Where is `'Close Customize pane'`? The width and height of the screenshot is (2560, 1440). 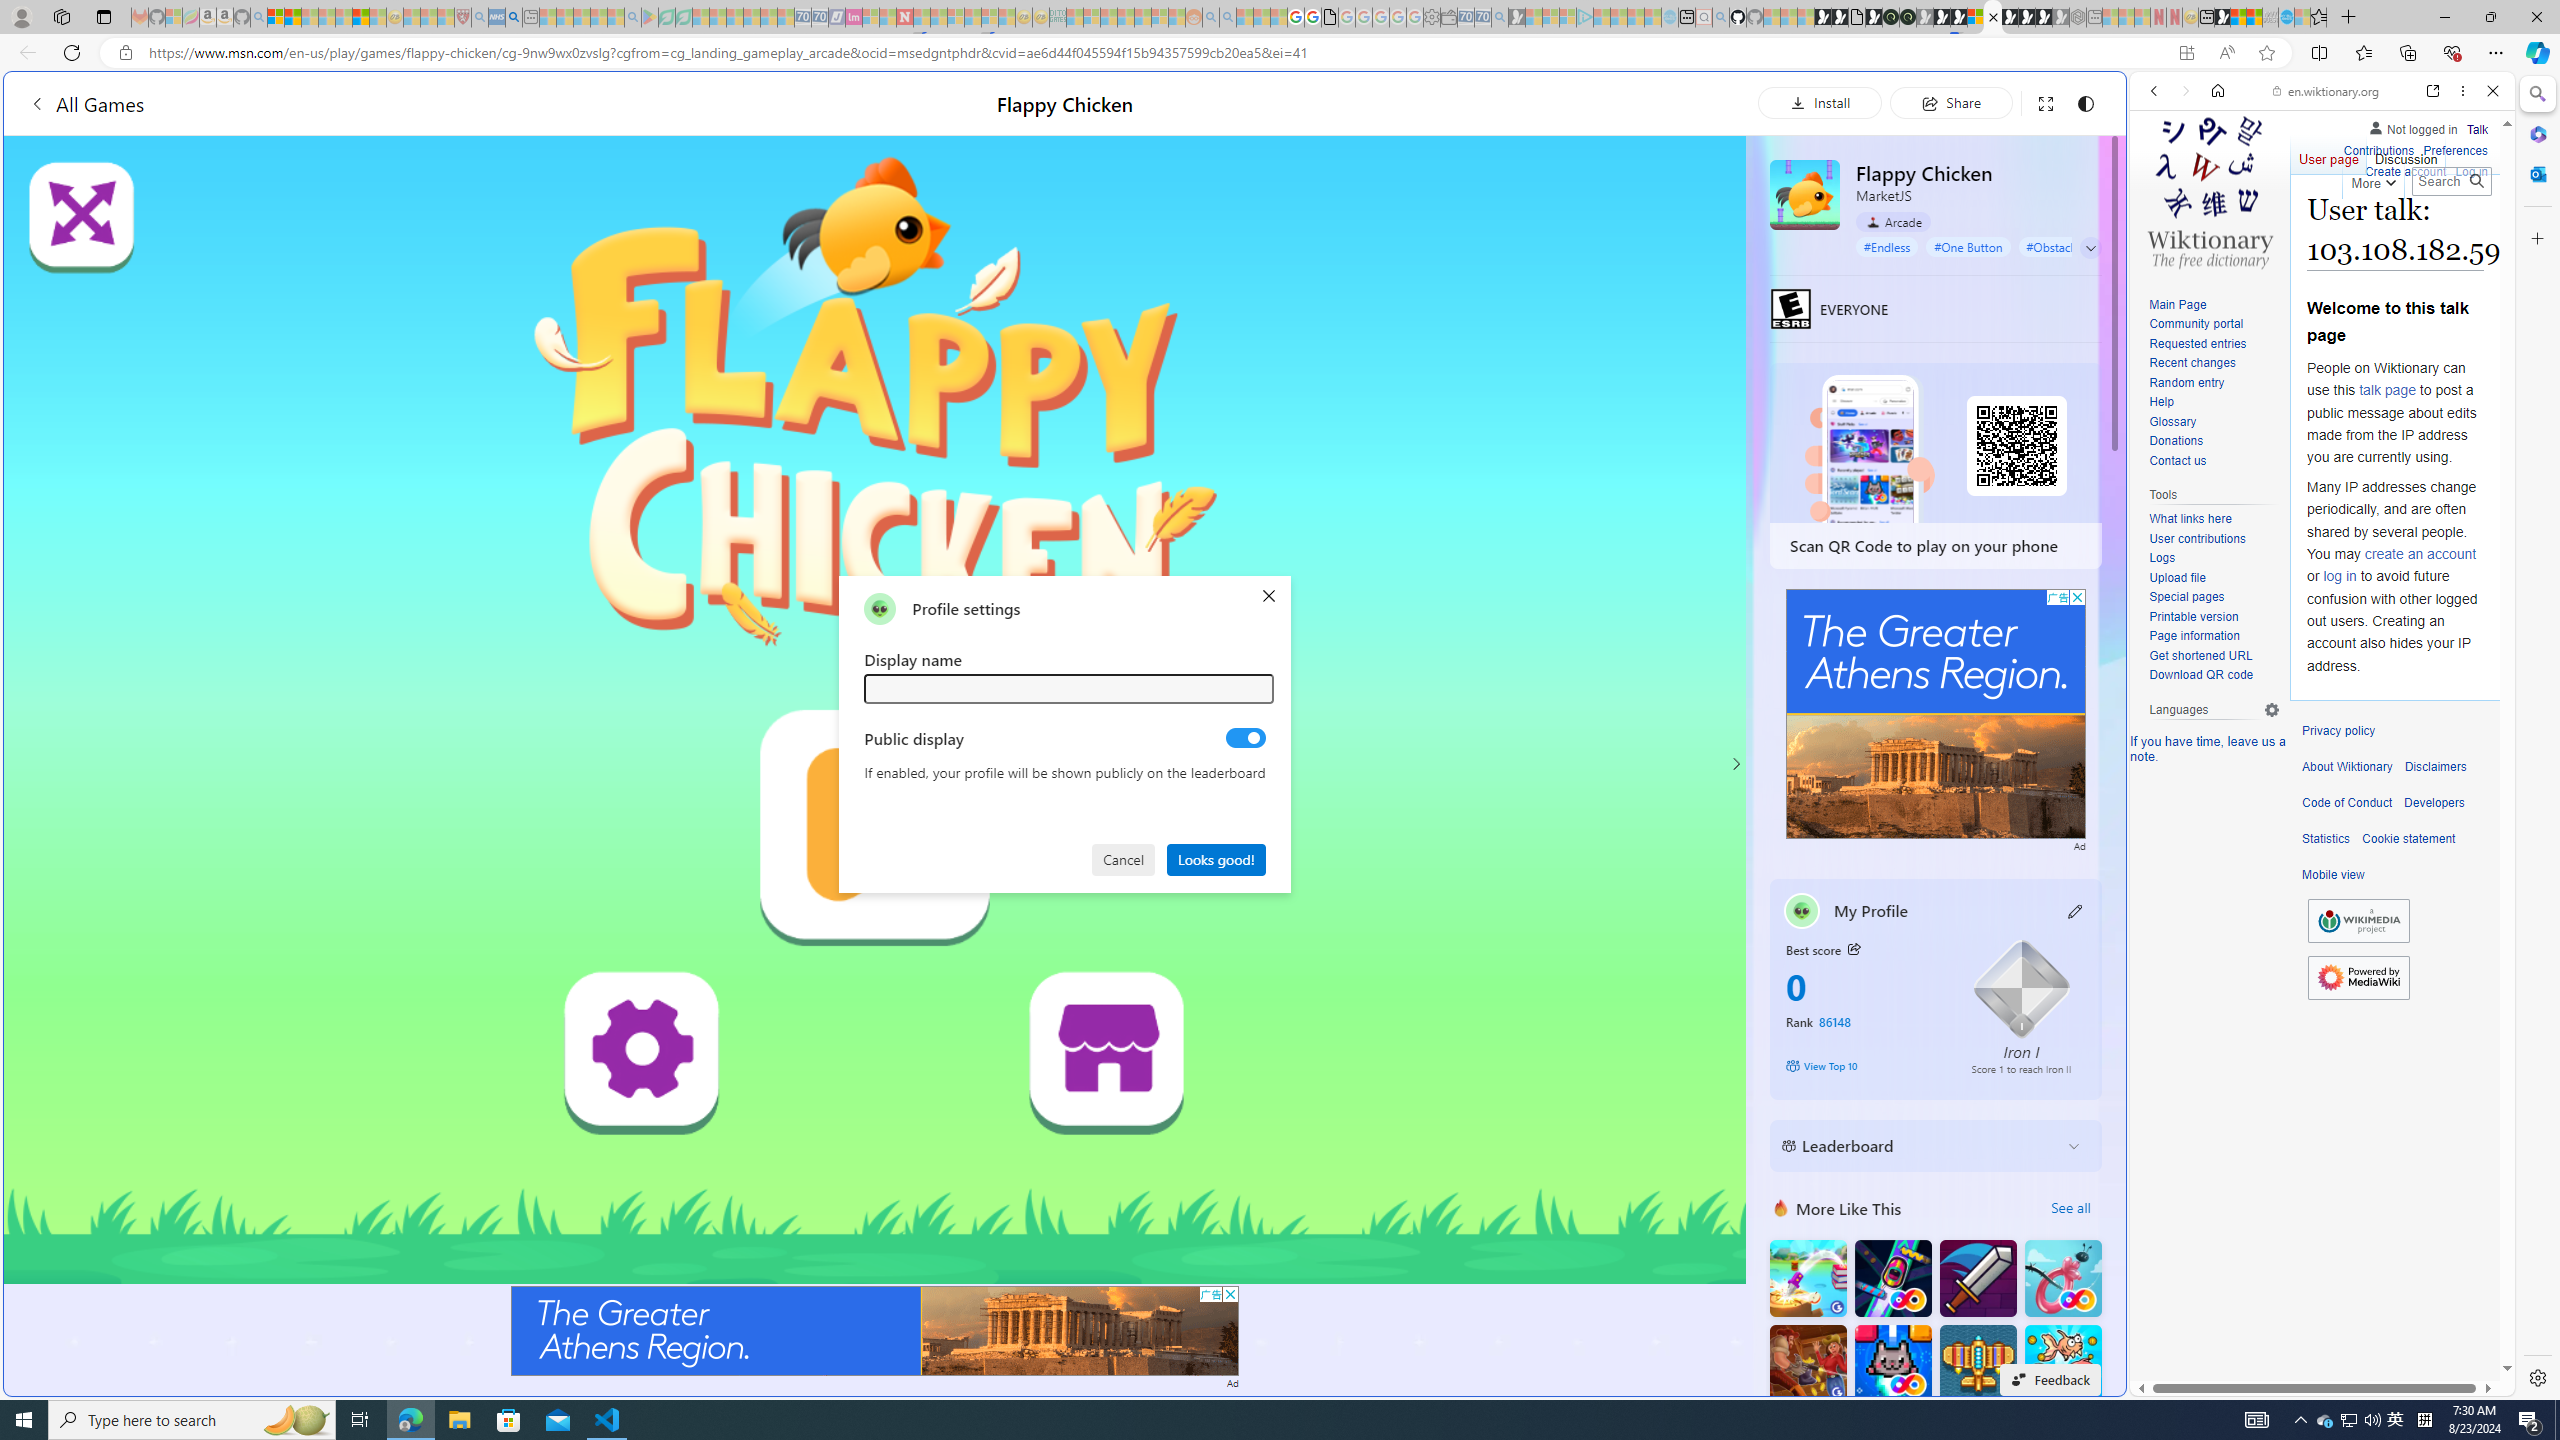
'Close Customize pane' is located at coordinates (2535, 237).